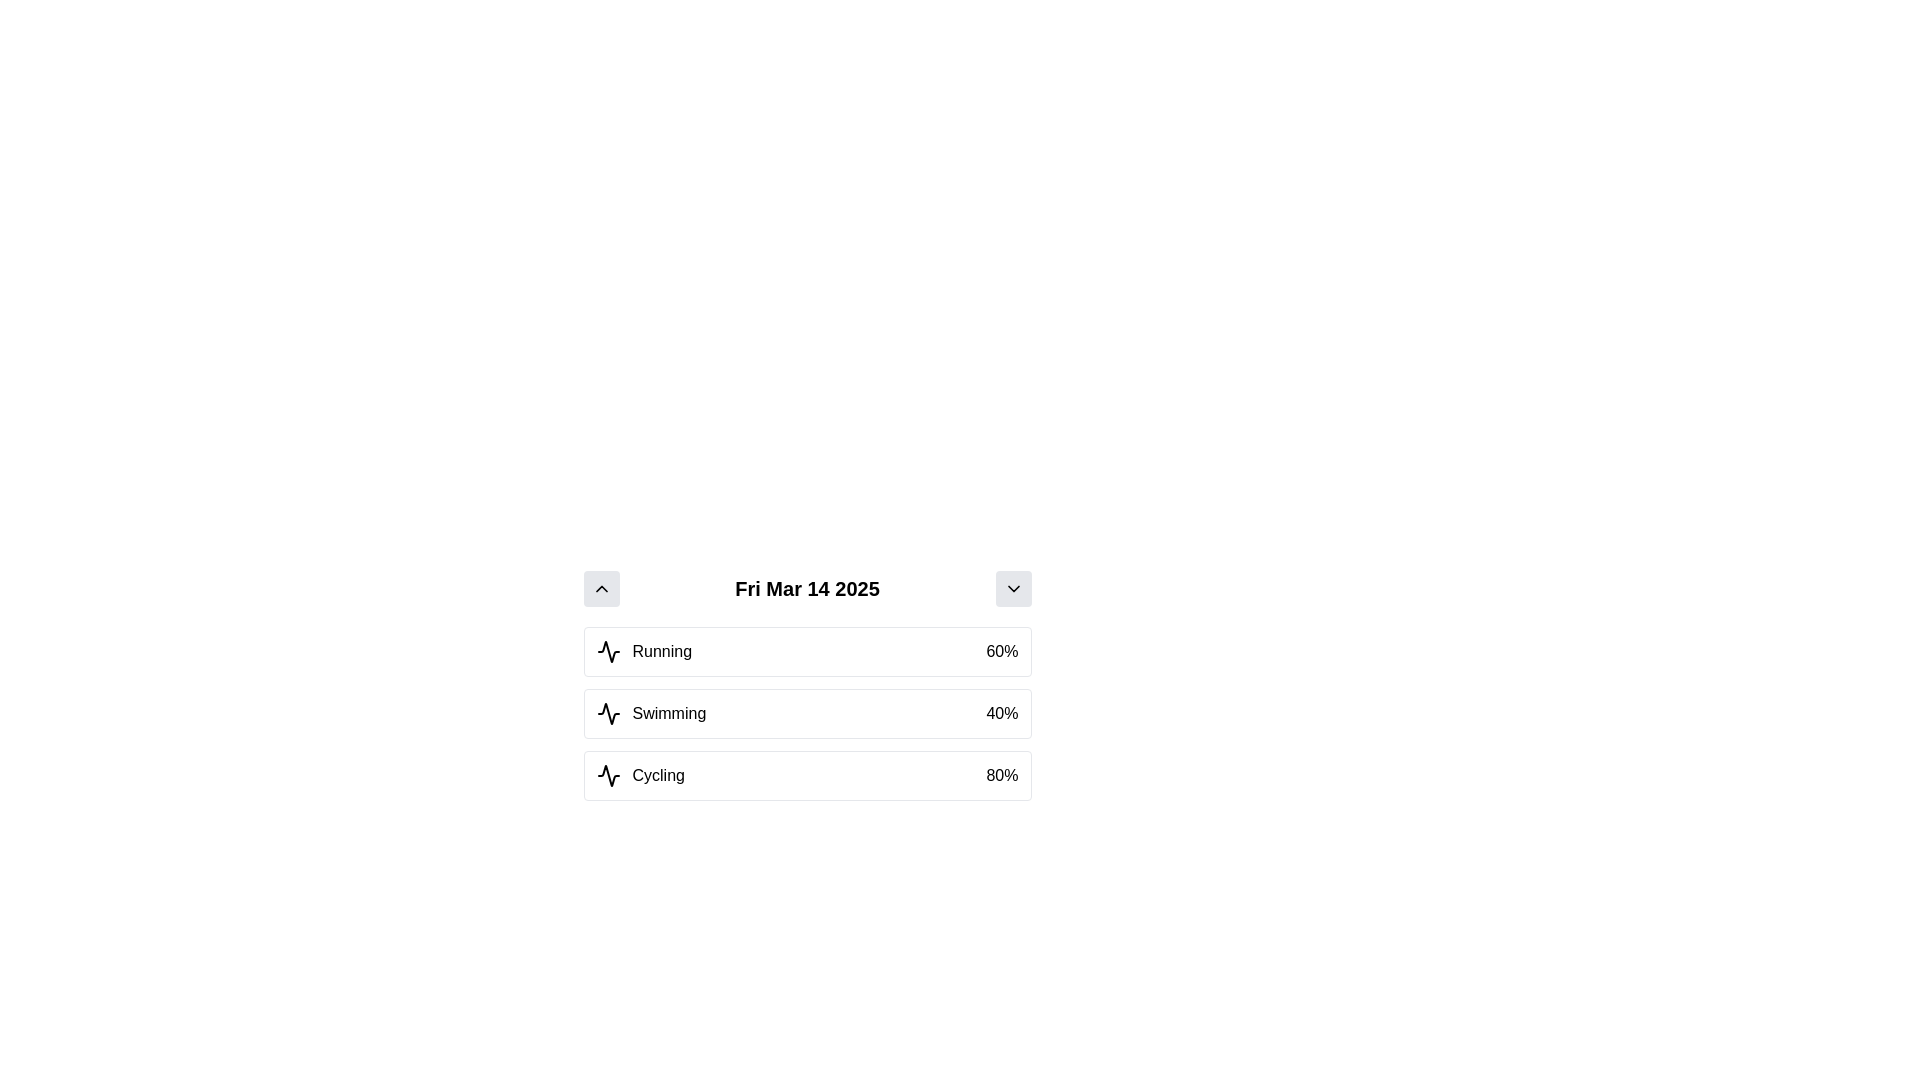  Describe the element at coordinates (600, 588) in the screenshot. I see `the Chevron Up icon located inside the rounded rectangular button on the left side of the date section to trigger visual feedback` at that location.